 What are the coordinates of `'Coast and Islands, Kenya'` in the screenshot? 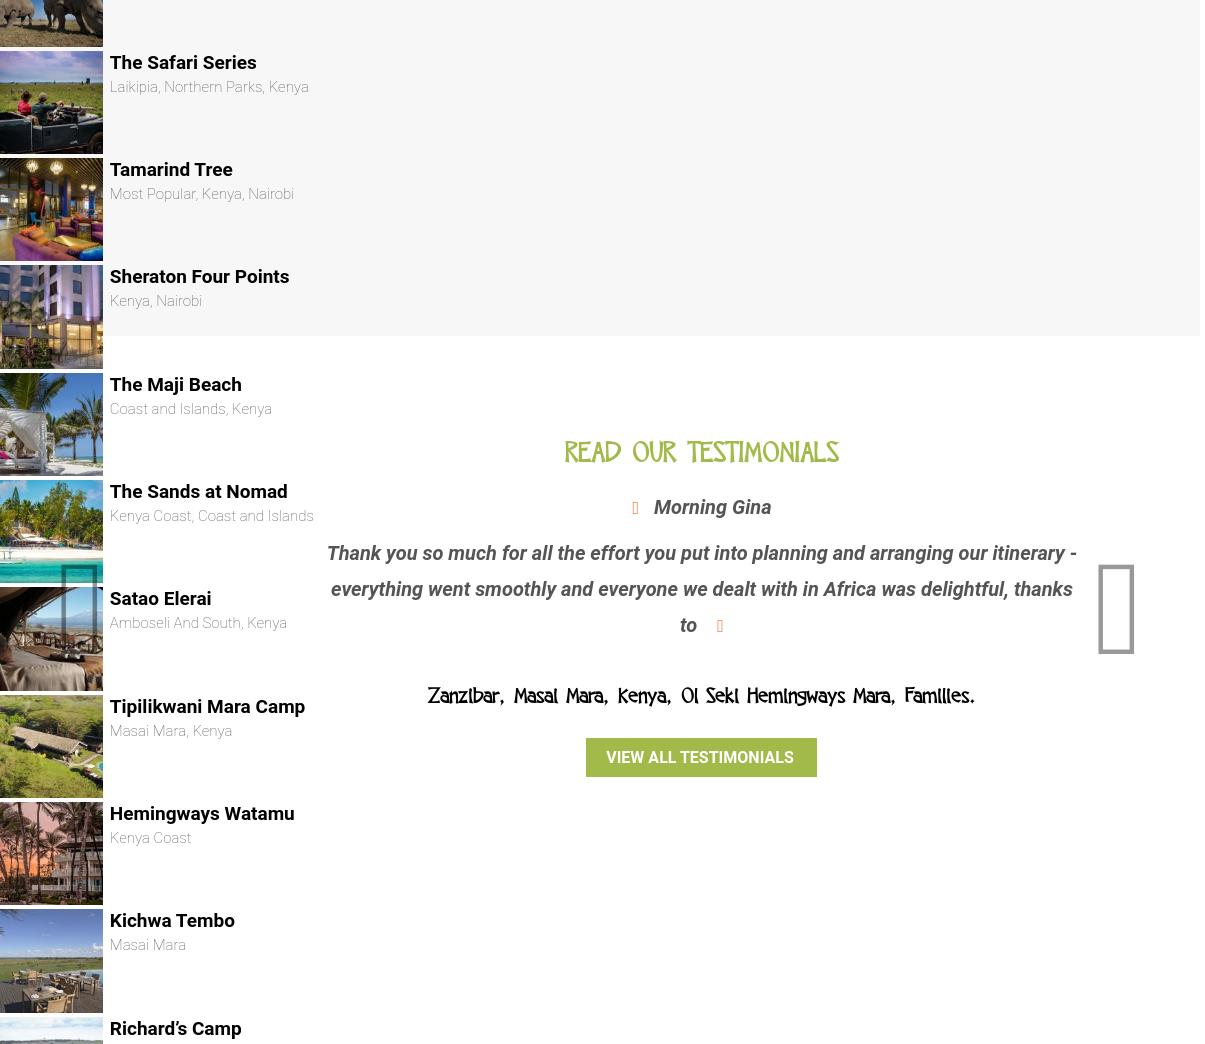 It's located at (189, 406).